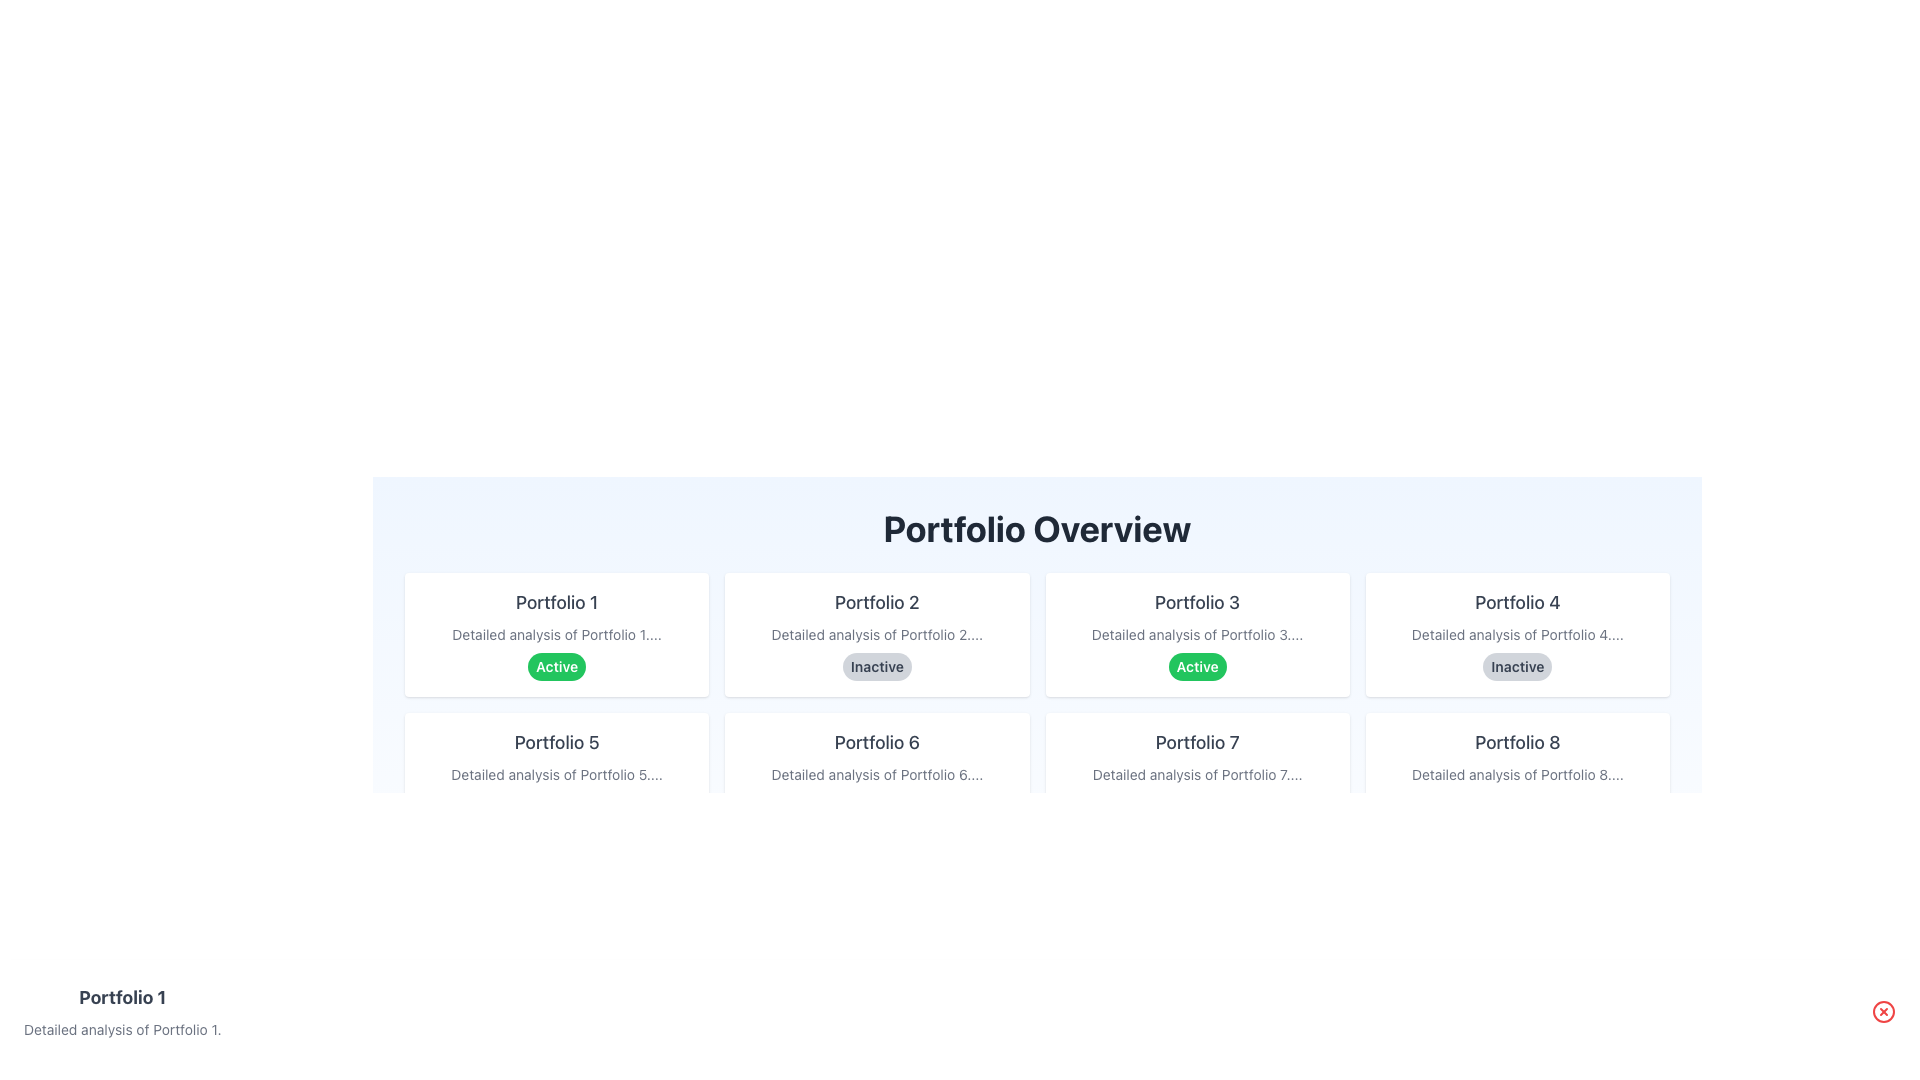  What do you see at coordinates (877, 743) in the screenshot?
I see `the Text Label displaying 'Portfolio 6' which is located at the upper section of a card in the second row and second column of a grid layout` at bounding box center [877, 743].